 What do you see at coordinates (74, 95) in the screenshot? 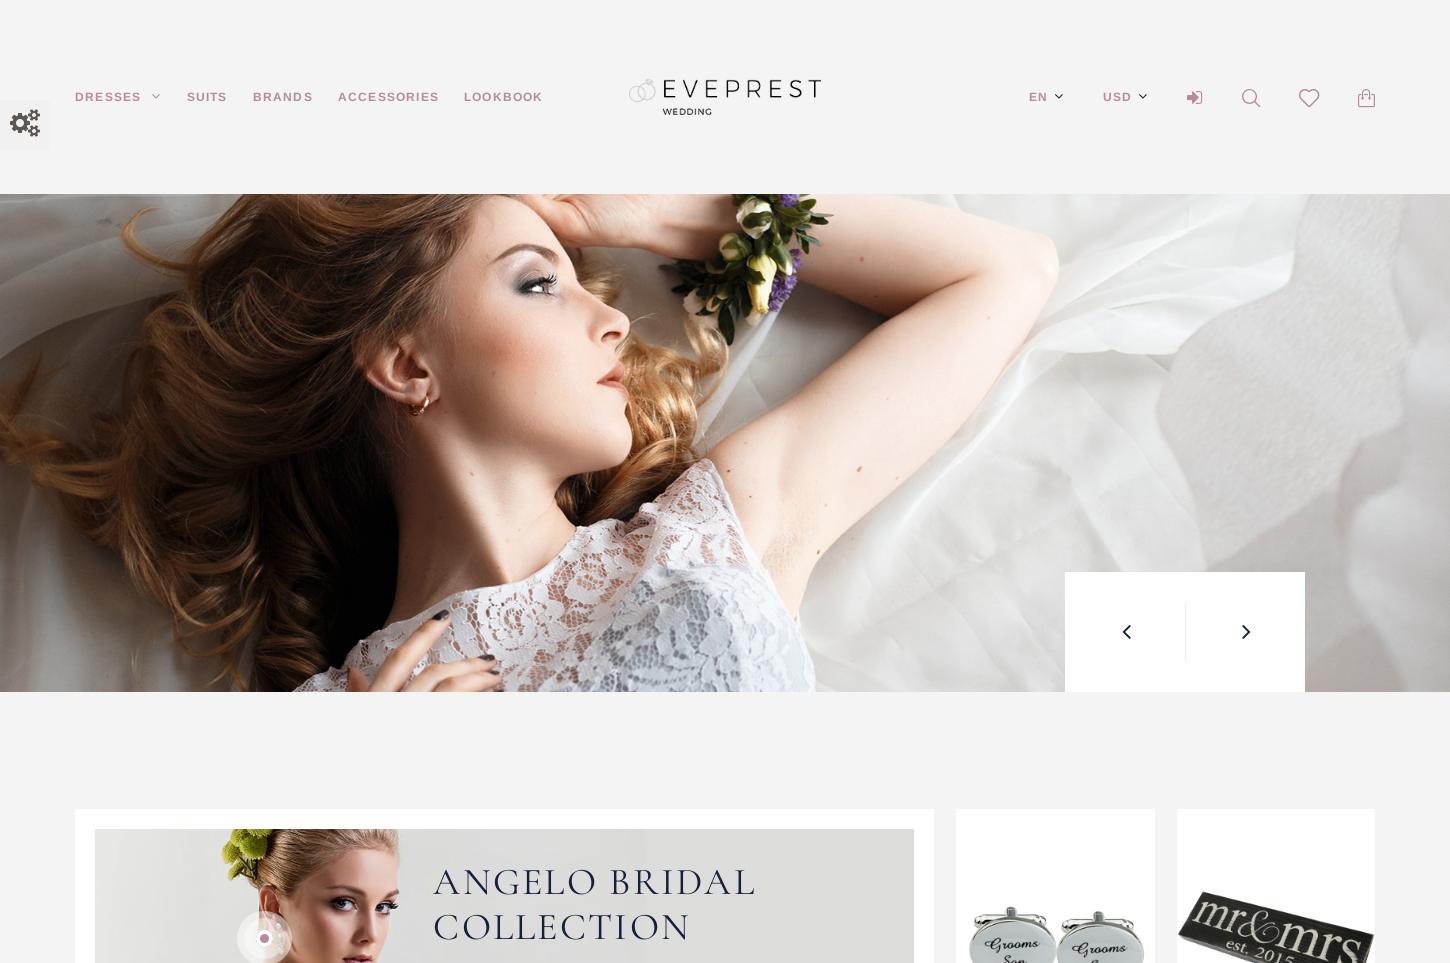
I see `'Dresses'` at bounding box center [74, 95].